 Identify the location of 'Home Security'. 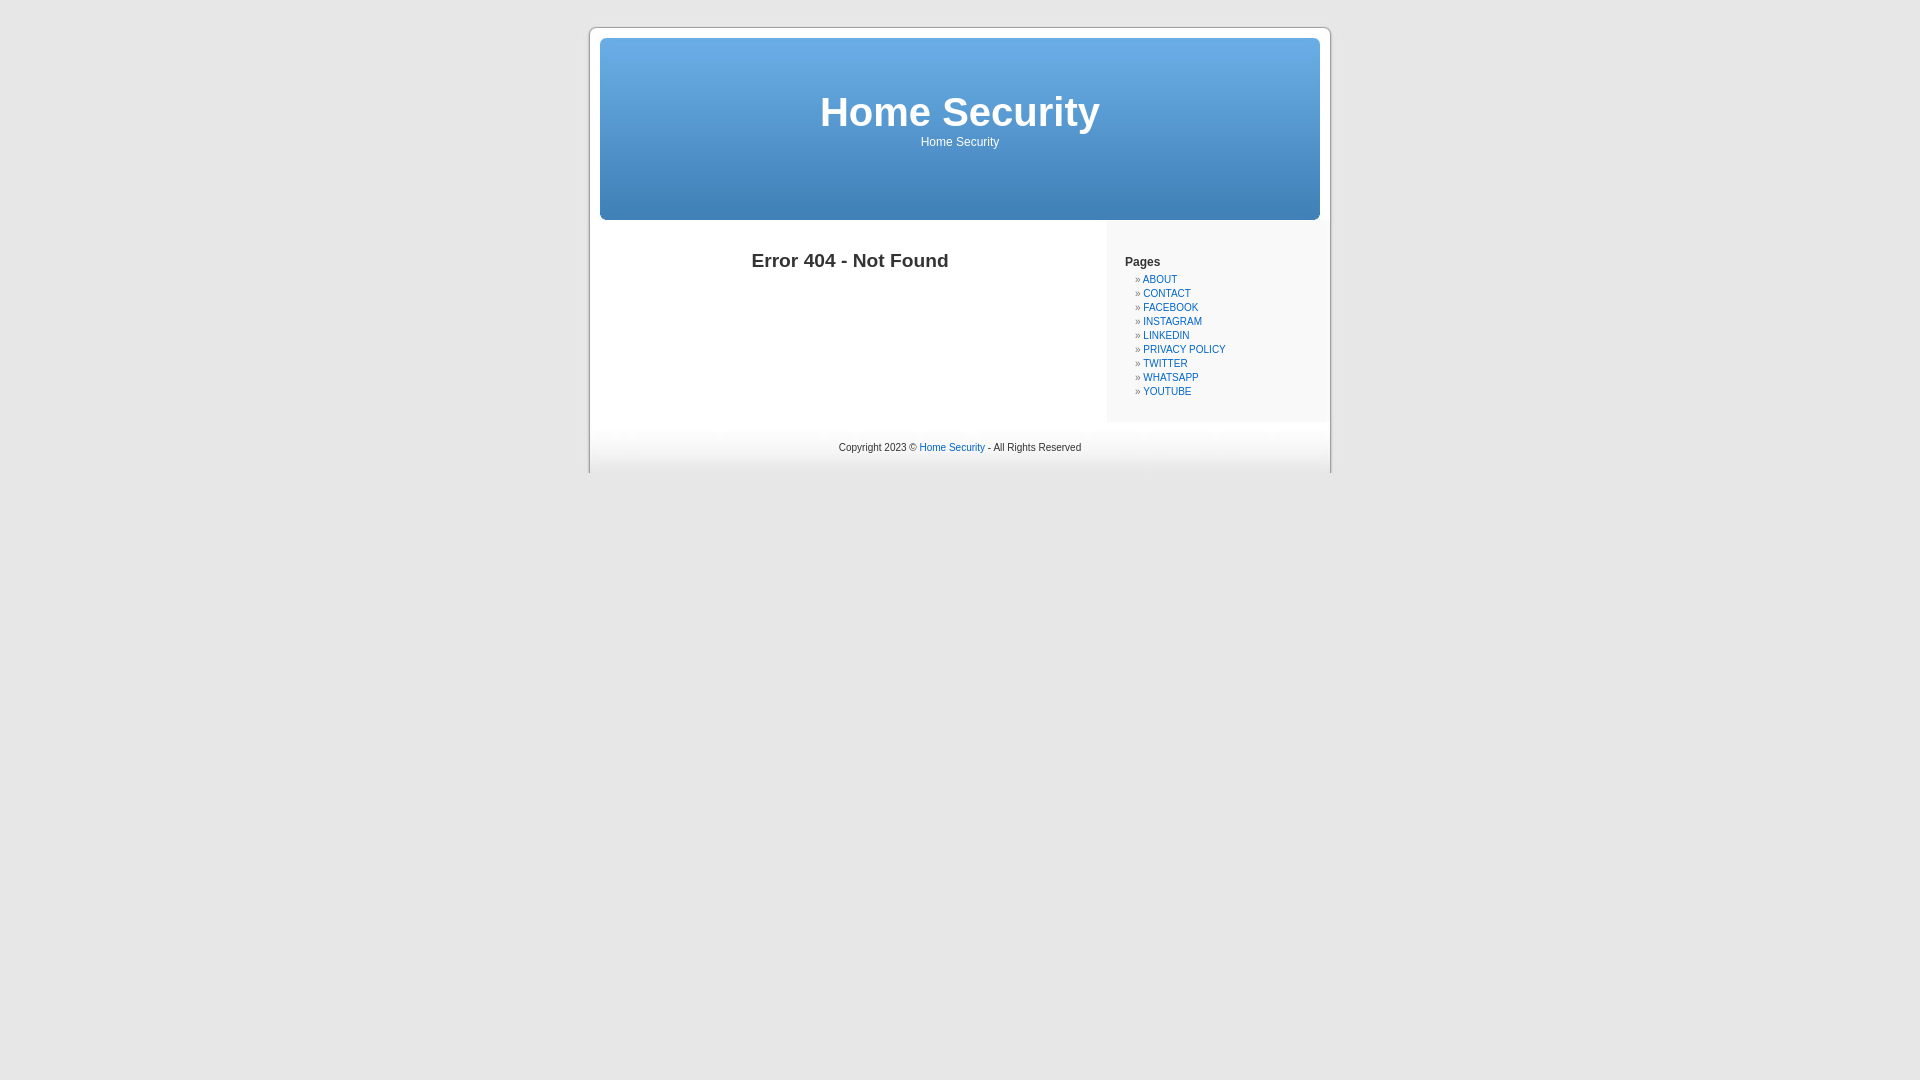
(960, 111).